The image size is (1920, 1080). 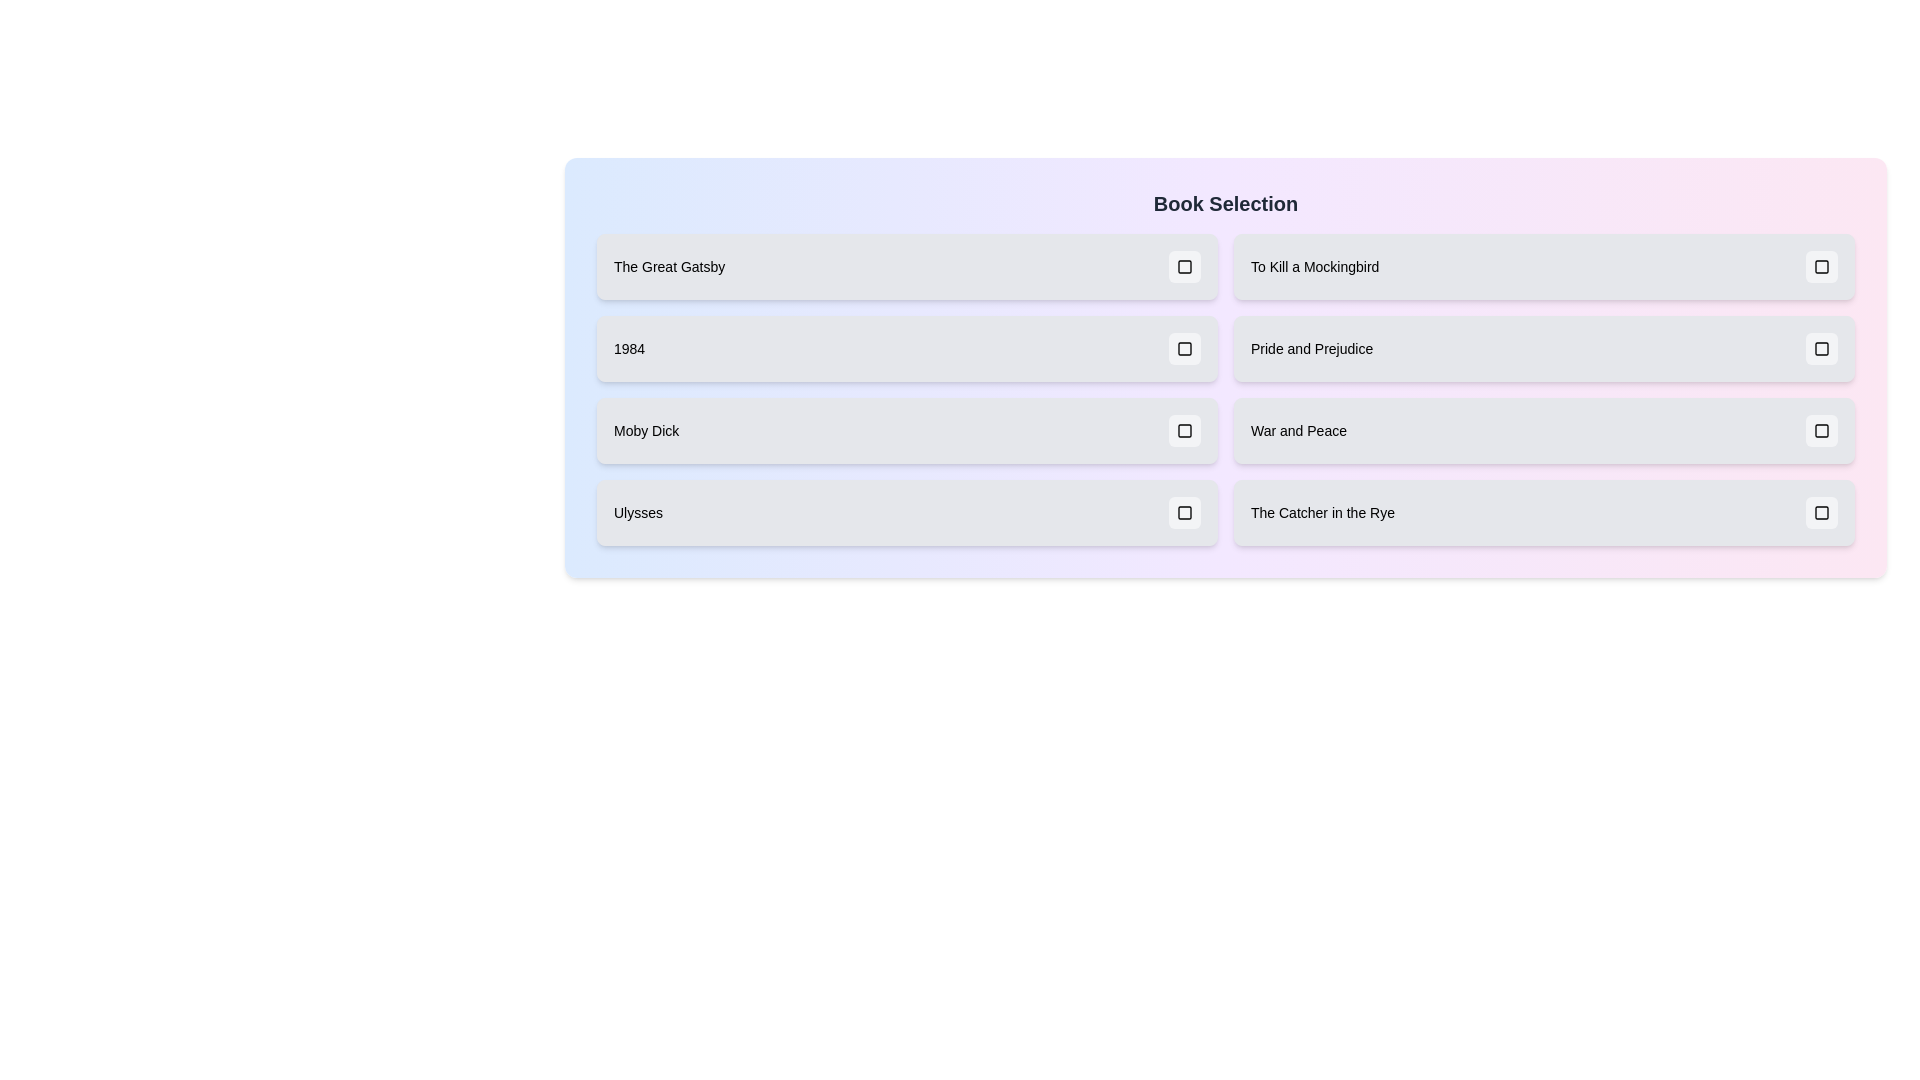 I want to click on the book title Ulysses to toggle its selection, so click(x=906, y=512).